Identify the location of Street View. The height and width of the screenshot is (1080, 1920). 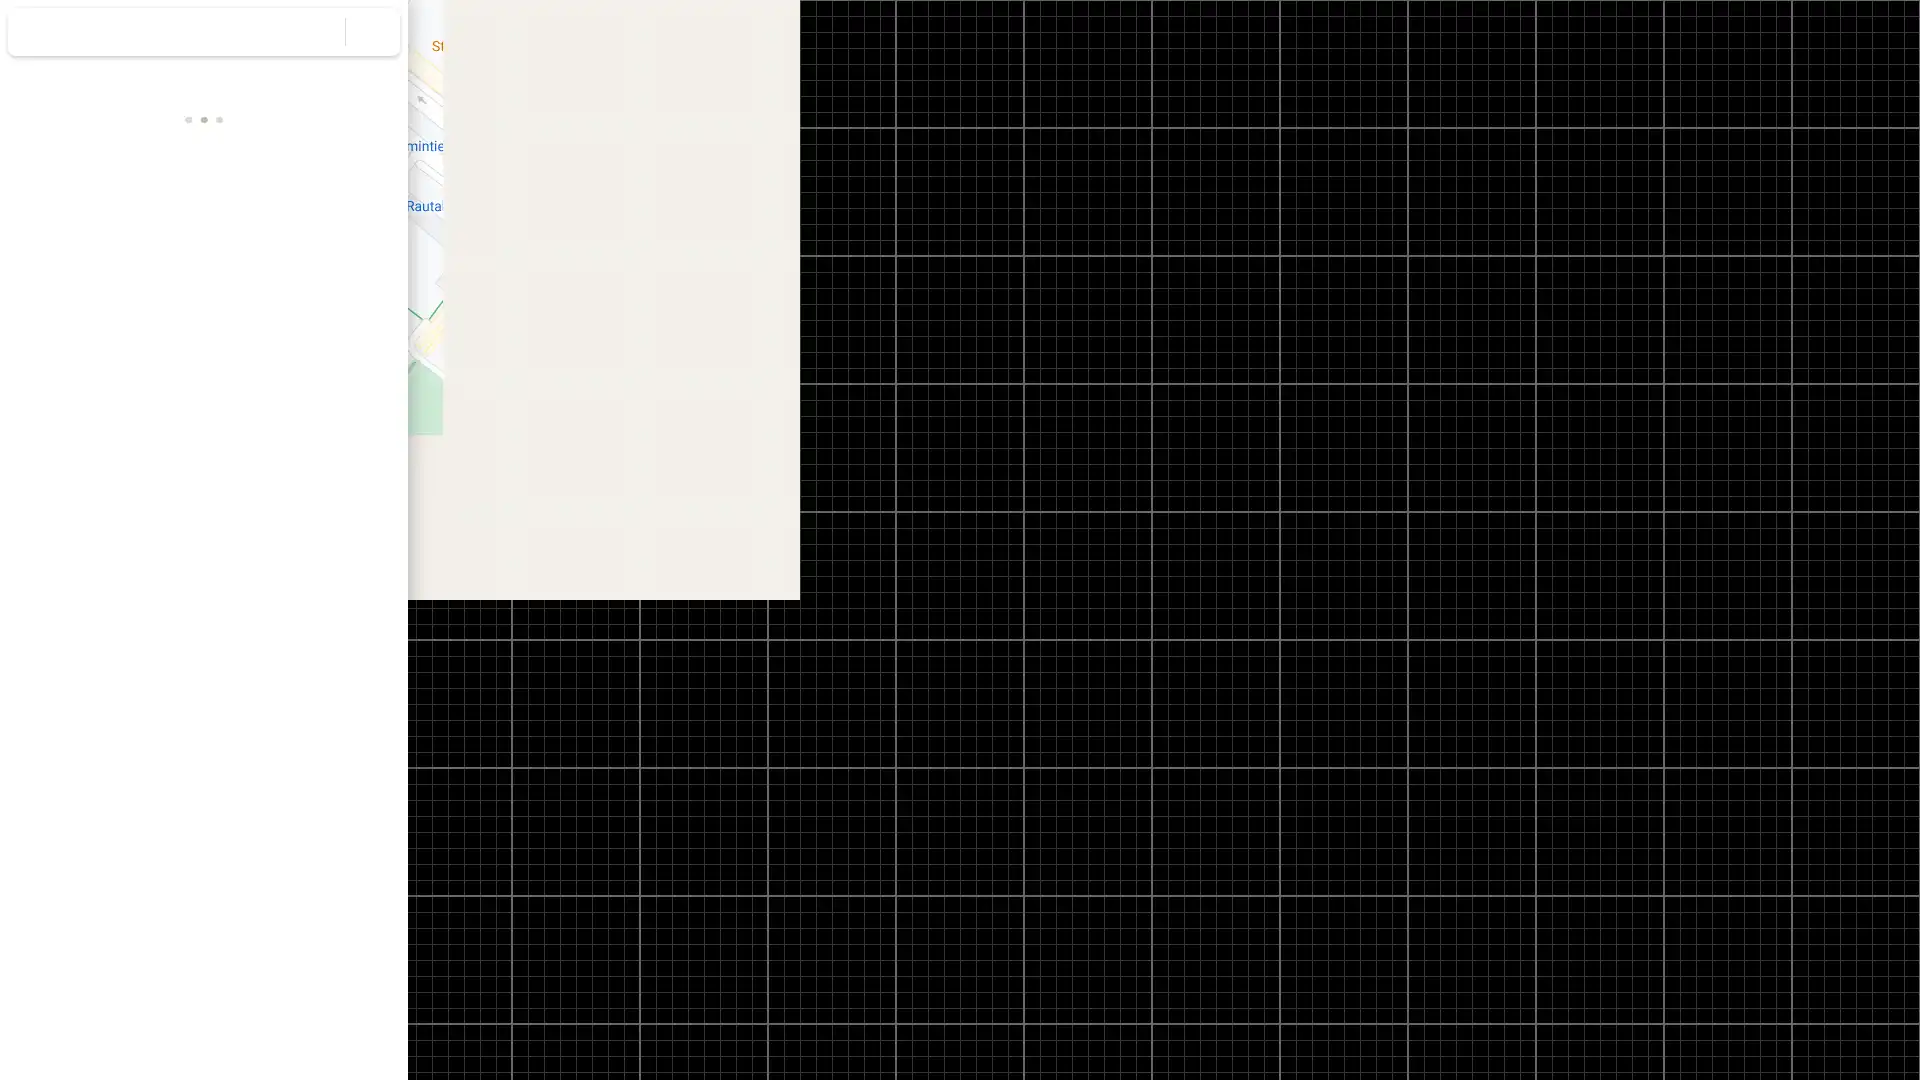
(204, 733).